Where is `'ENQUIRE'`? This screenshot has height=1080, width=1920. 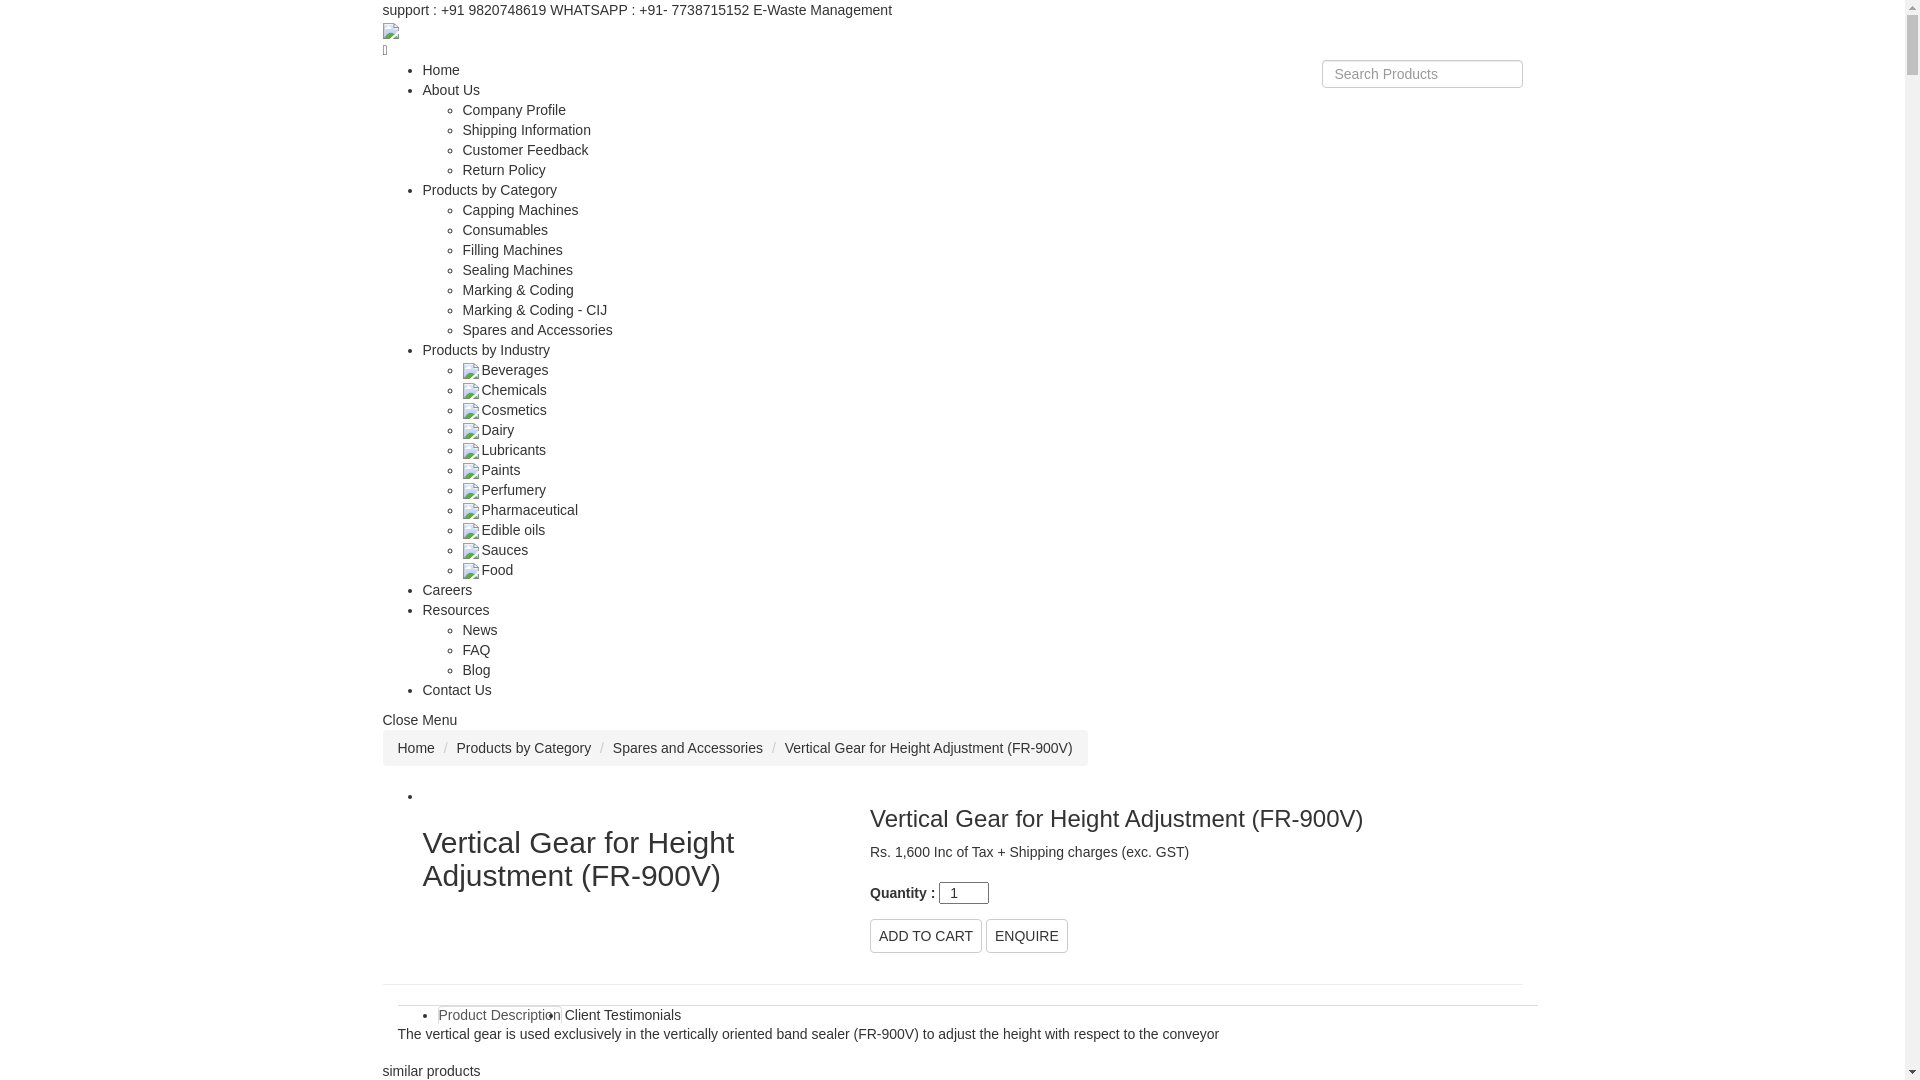 'ENQUIRE' is located at coordinates (1027, 936).